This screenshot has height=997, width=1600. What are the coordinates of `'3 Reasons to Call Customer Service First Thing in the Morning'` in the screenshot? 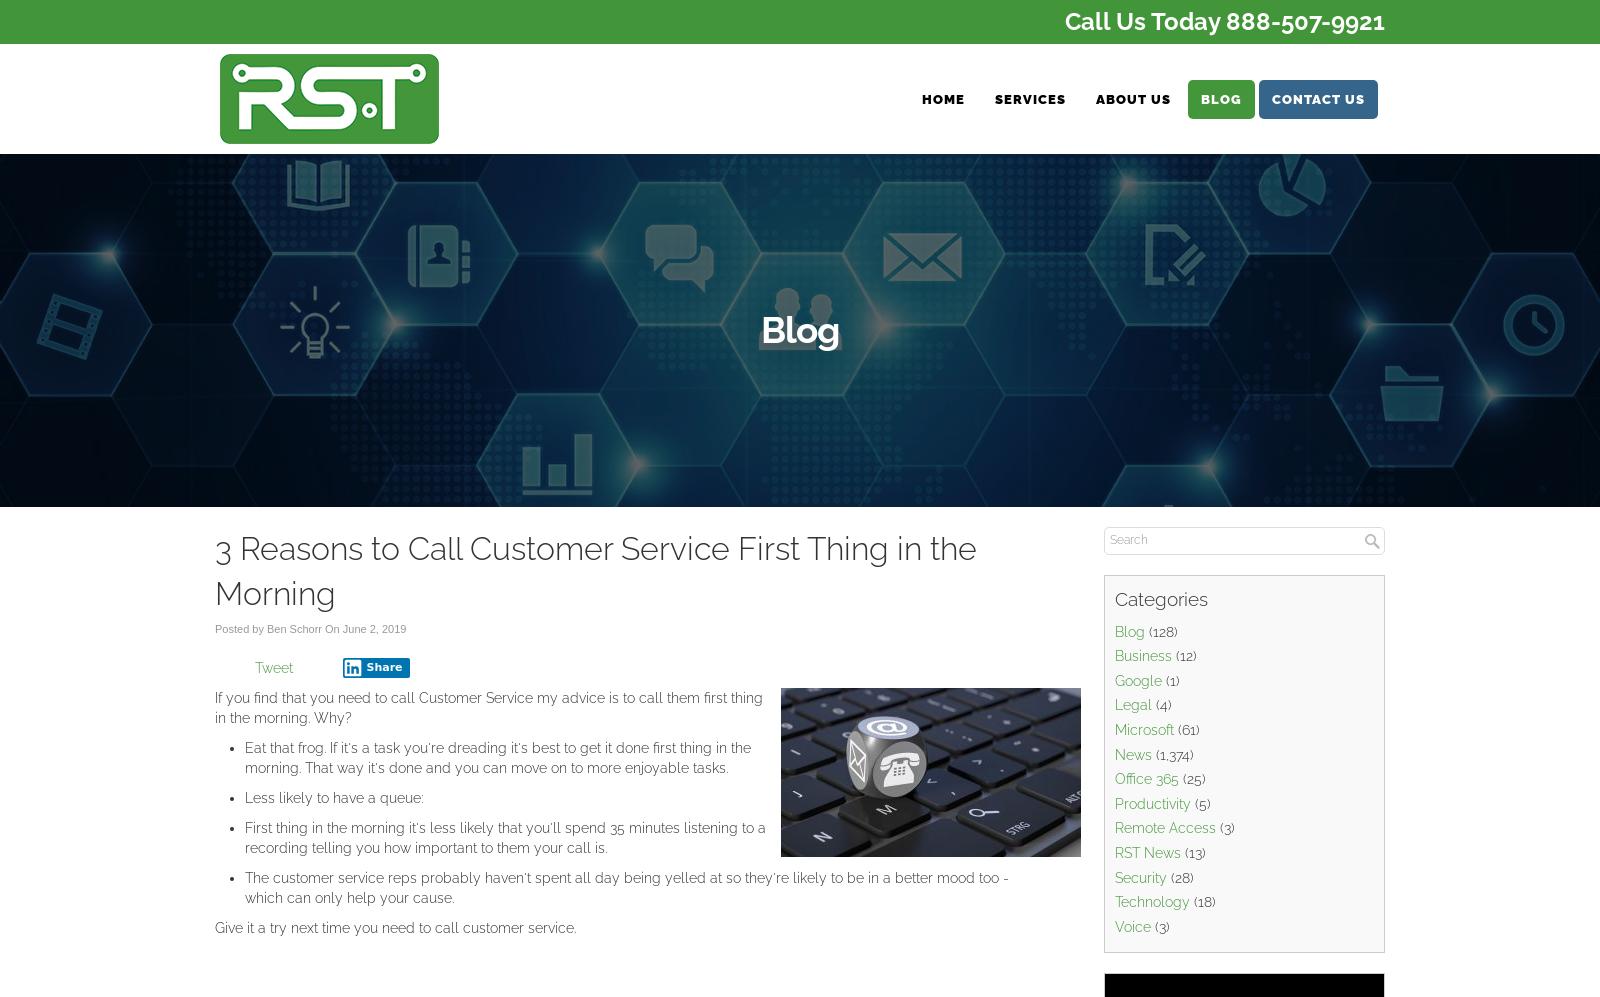 It's located at (595, 569).